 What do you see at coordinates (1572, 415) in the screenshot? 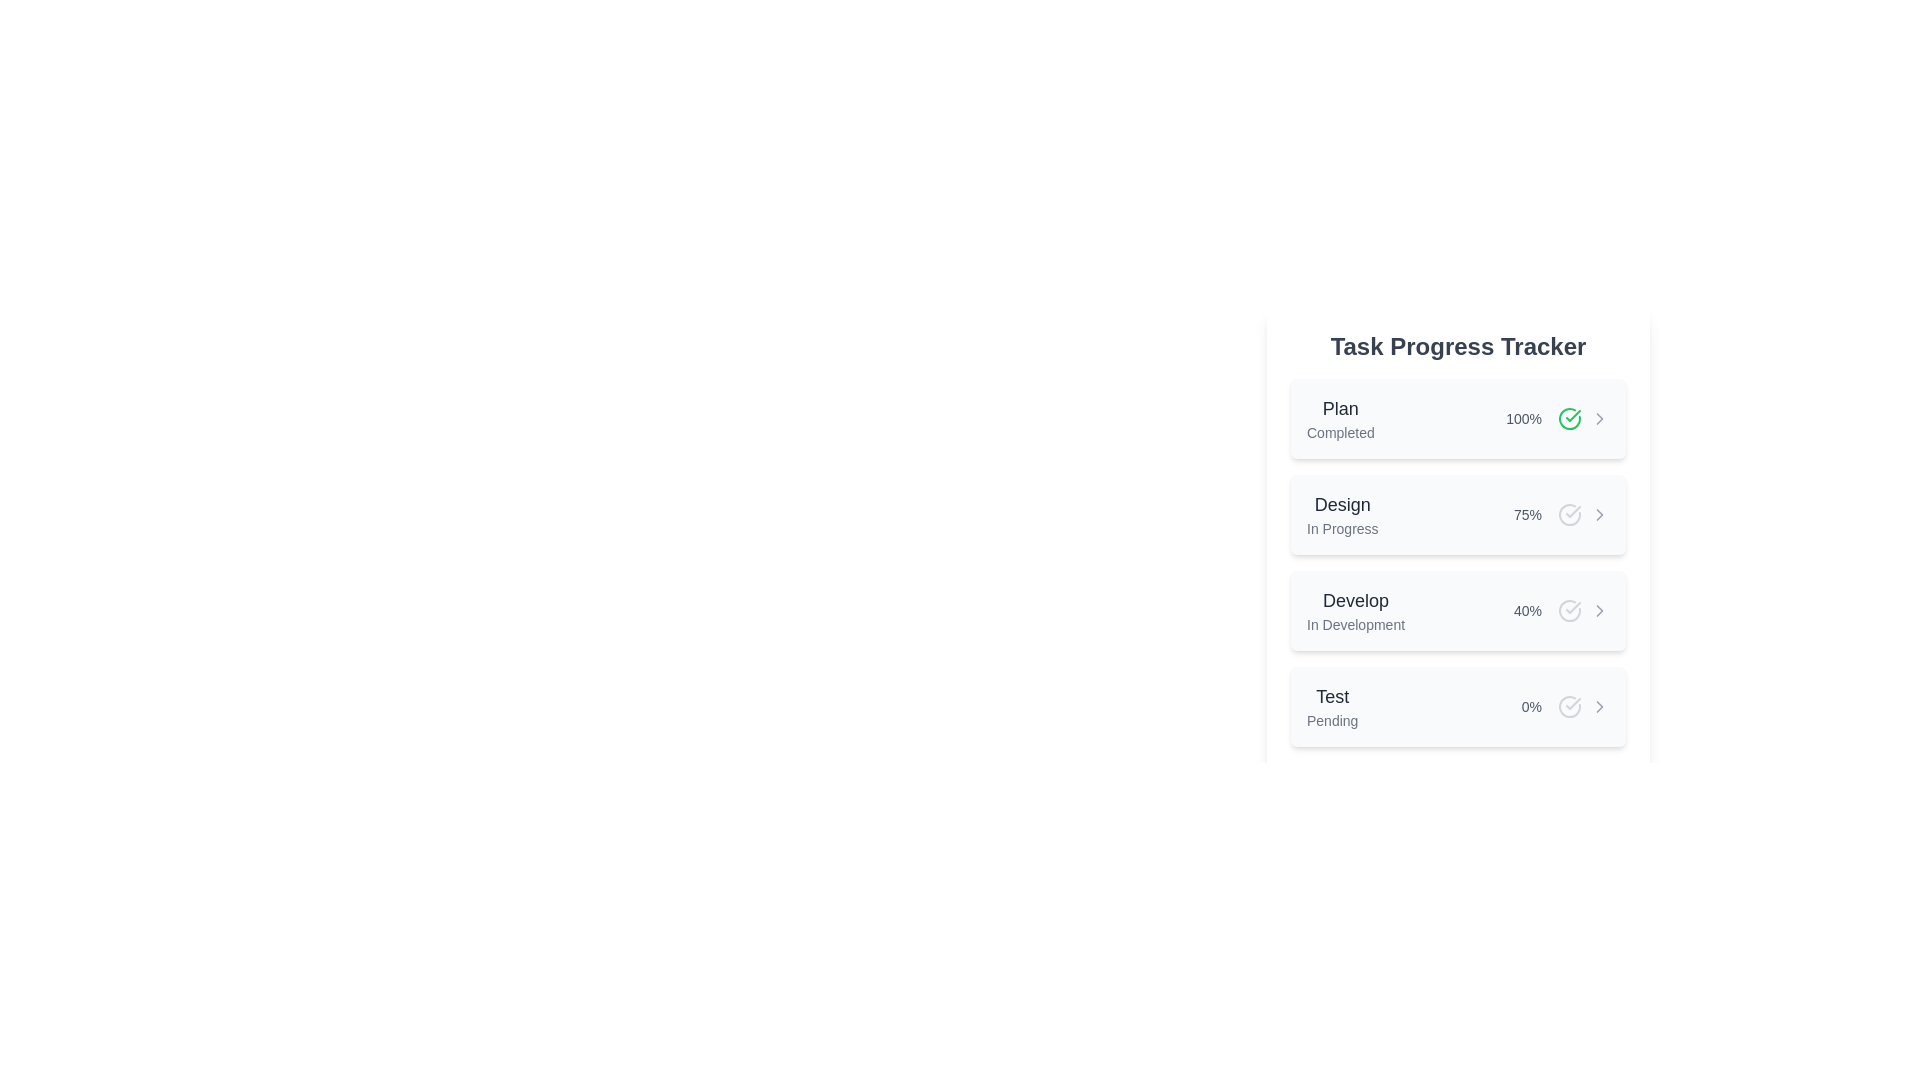
I see `the green circular checkmark icon, which is part of the 'Plan - Completed' task row in the progress tracker interface` at bounding box center [1572, 415].